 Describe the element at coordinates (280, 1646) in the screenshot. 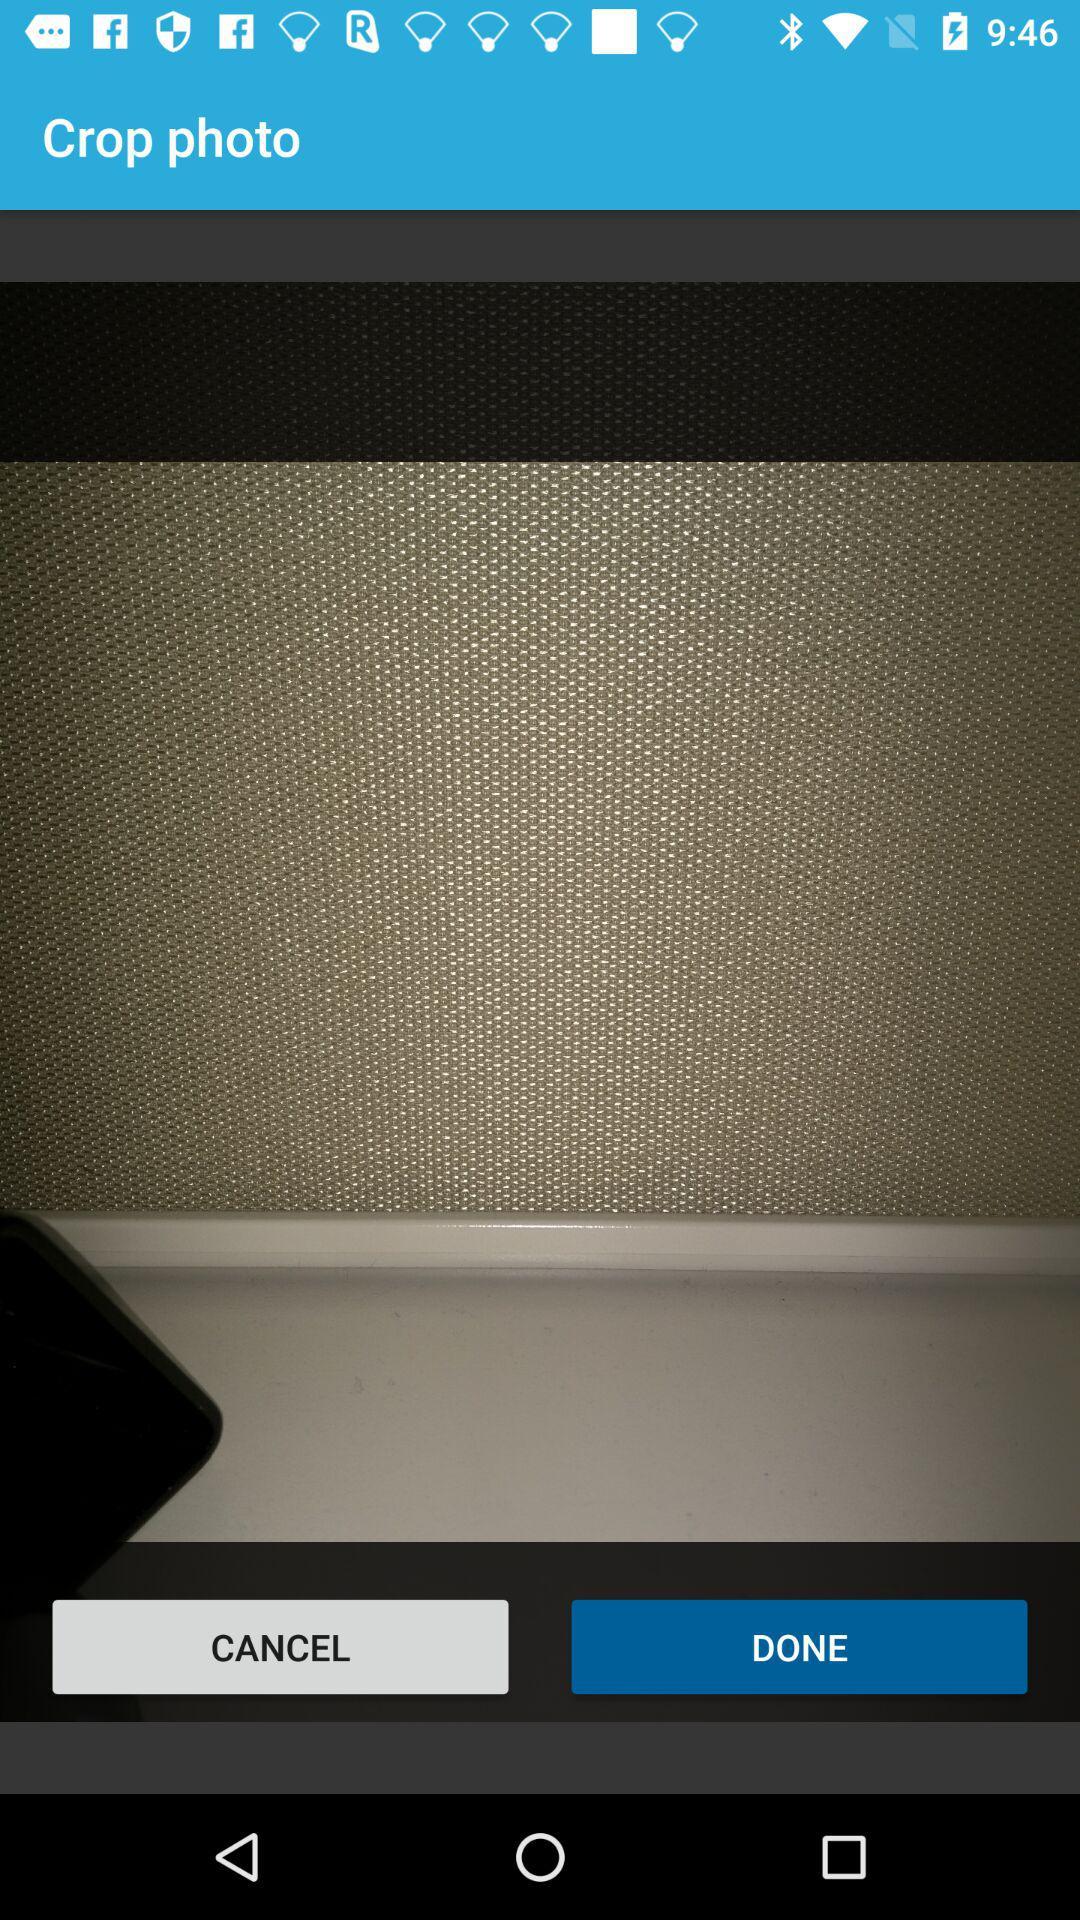

I see `the icon below crop photo` at that location.